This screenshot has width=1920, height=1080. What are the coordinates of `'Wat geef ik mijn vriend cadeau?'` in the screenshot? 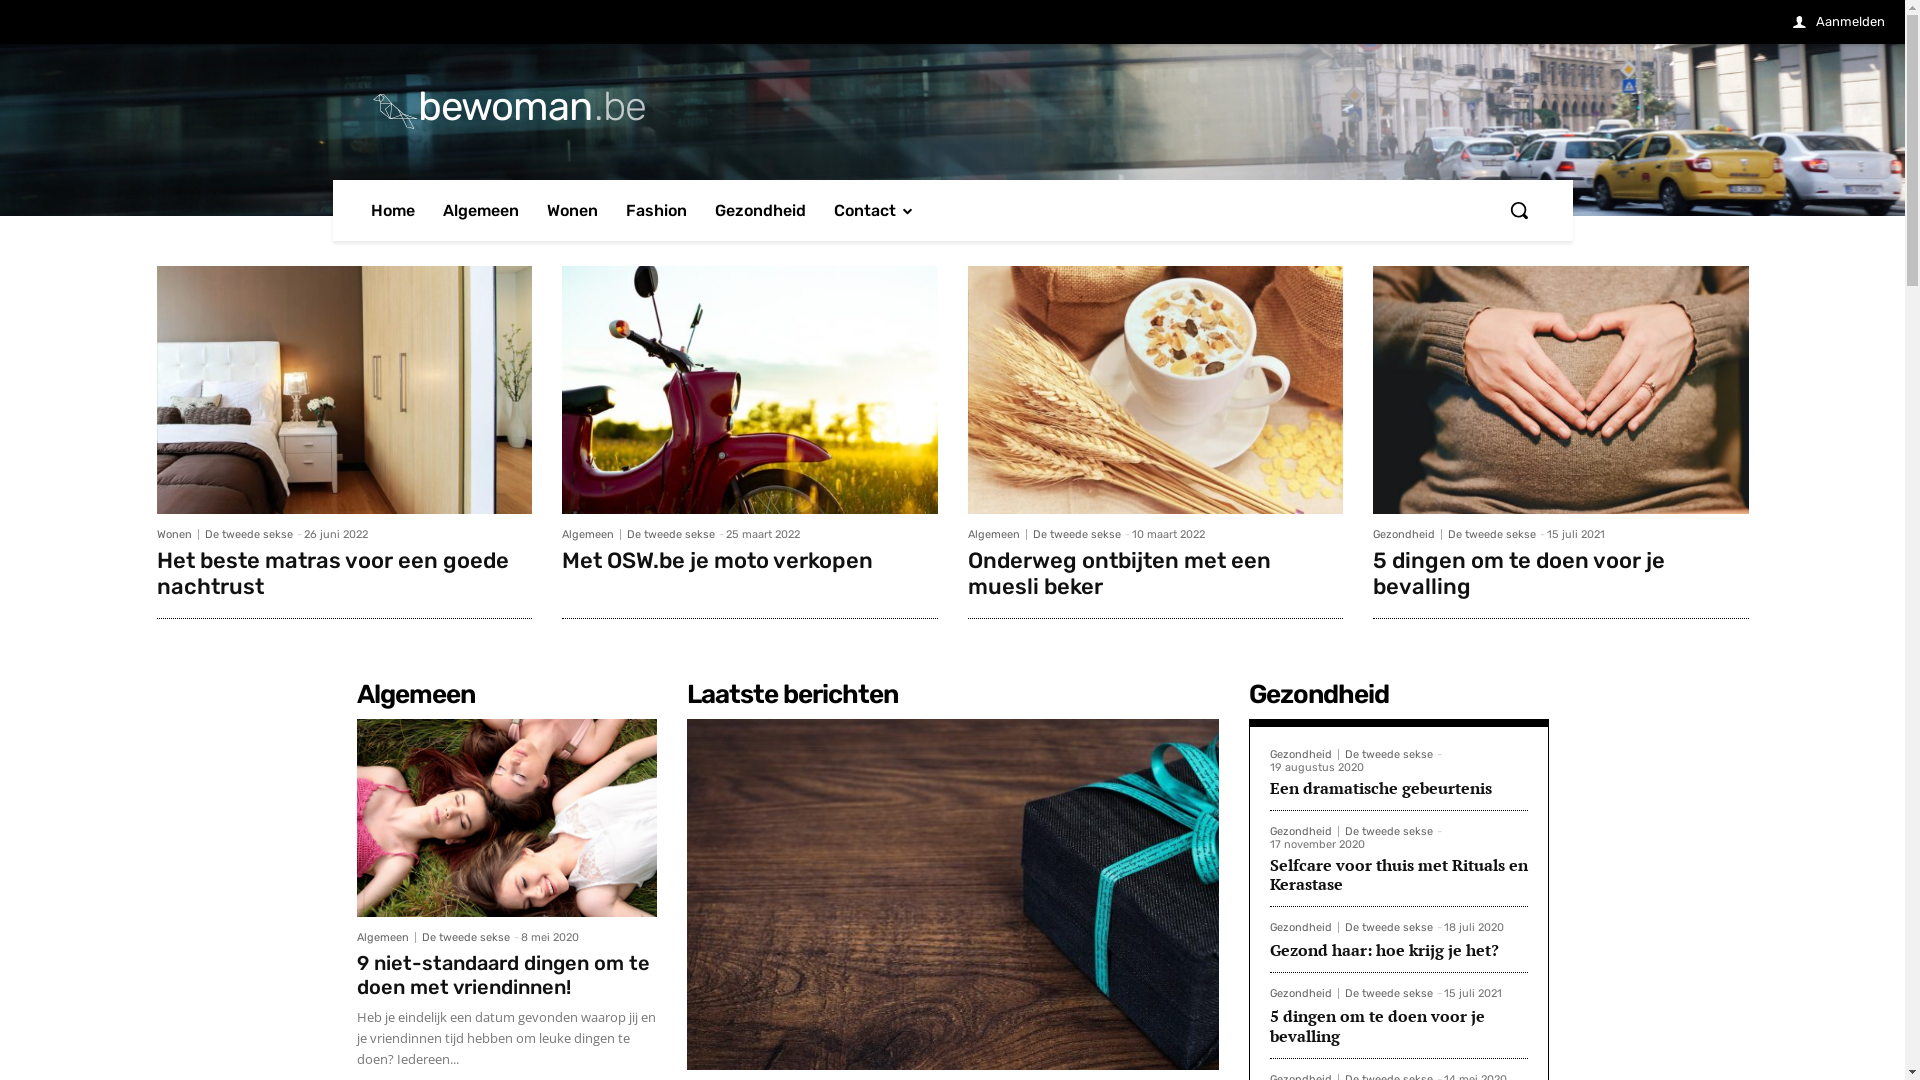 It's located at (950, 893).